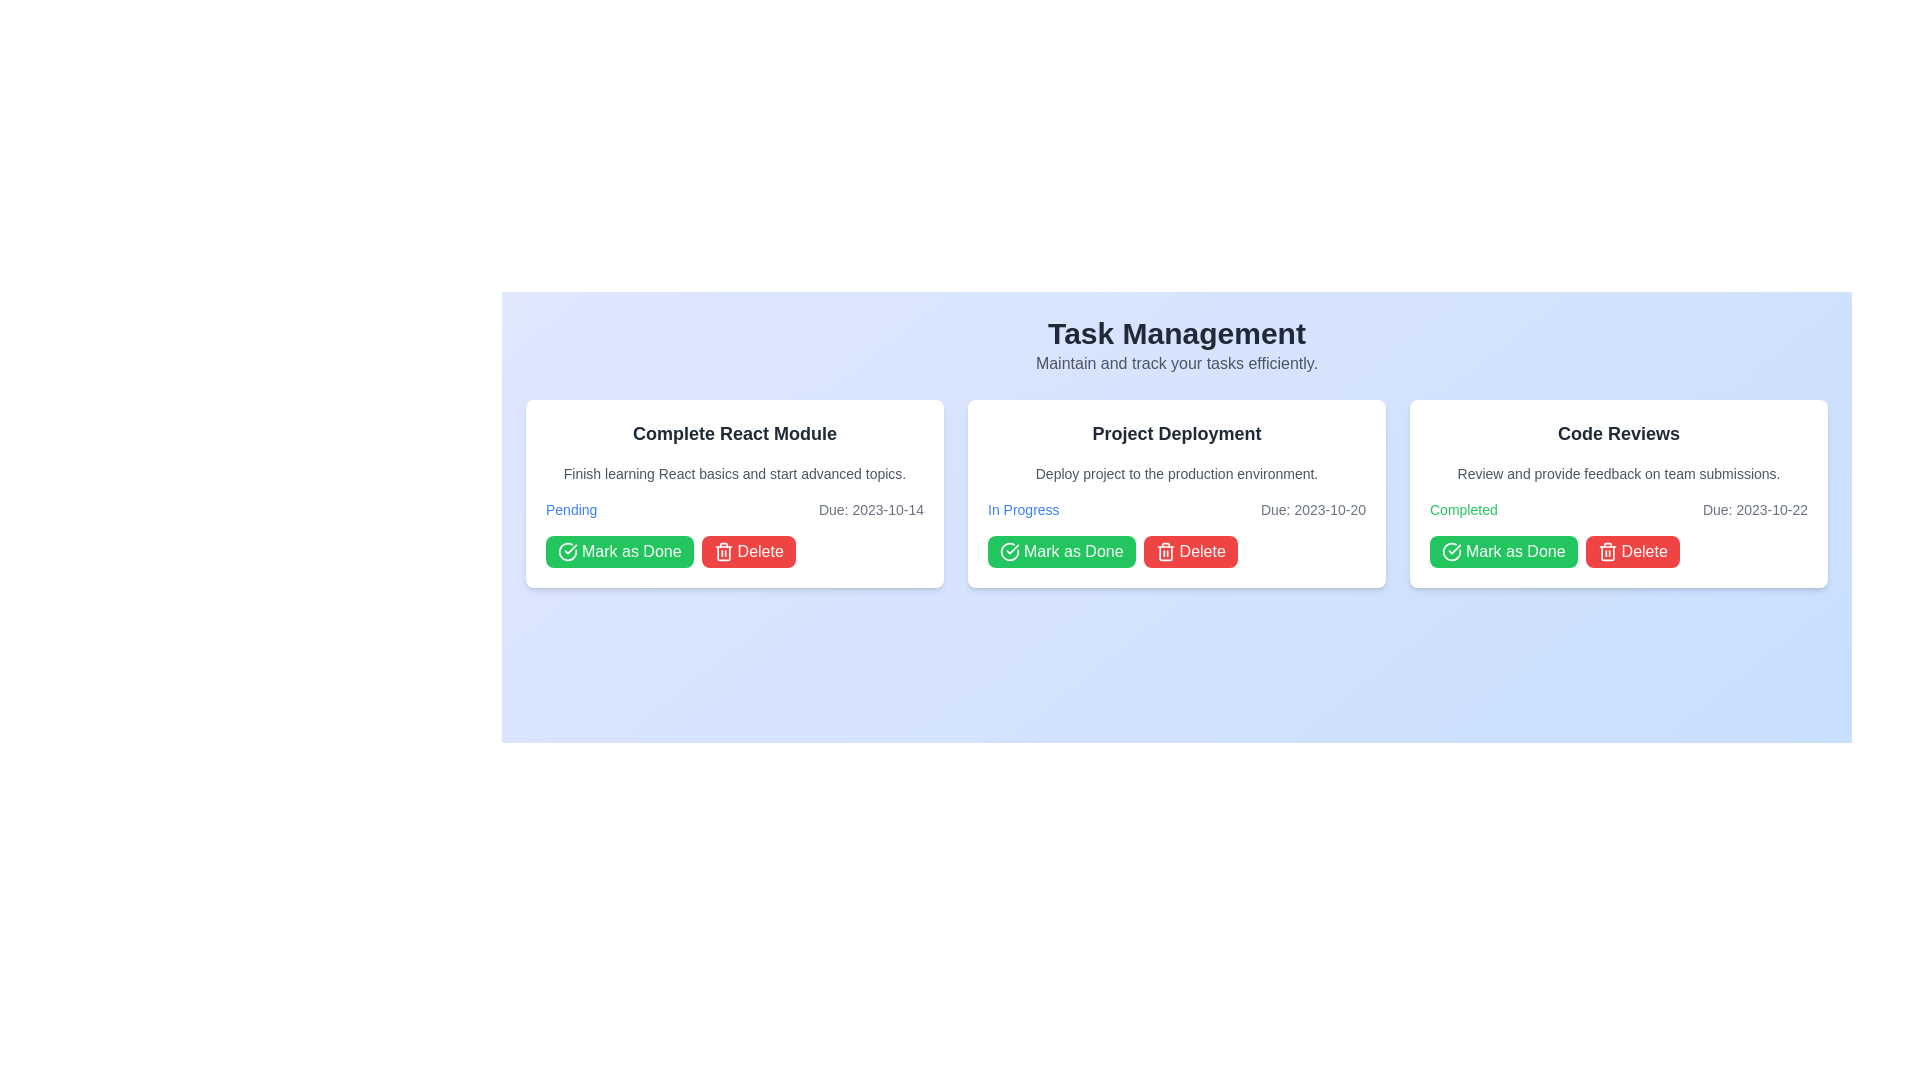 This screenshot has height=1080, width=1920. What do you see at coordinates (871, 508) in the screenshot?
I see `static text label displaying the due date 'Due: 2023-10-14', which is located within the 'Complete React Module' task card, positioned to the right of the 'Pending' status text` at bounding box center [871, 508].